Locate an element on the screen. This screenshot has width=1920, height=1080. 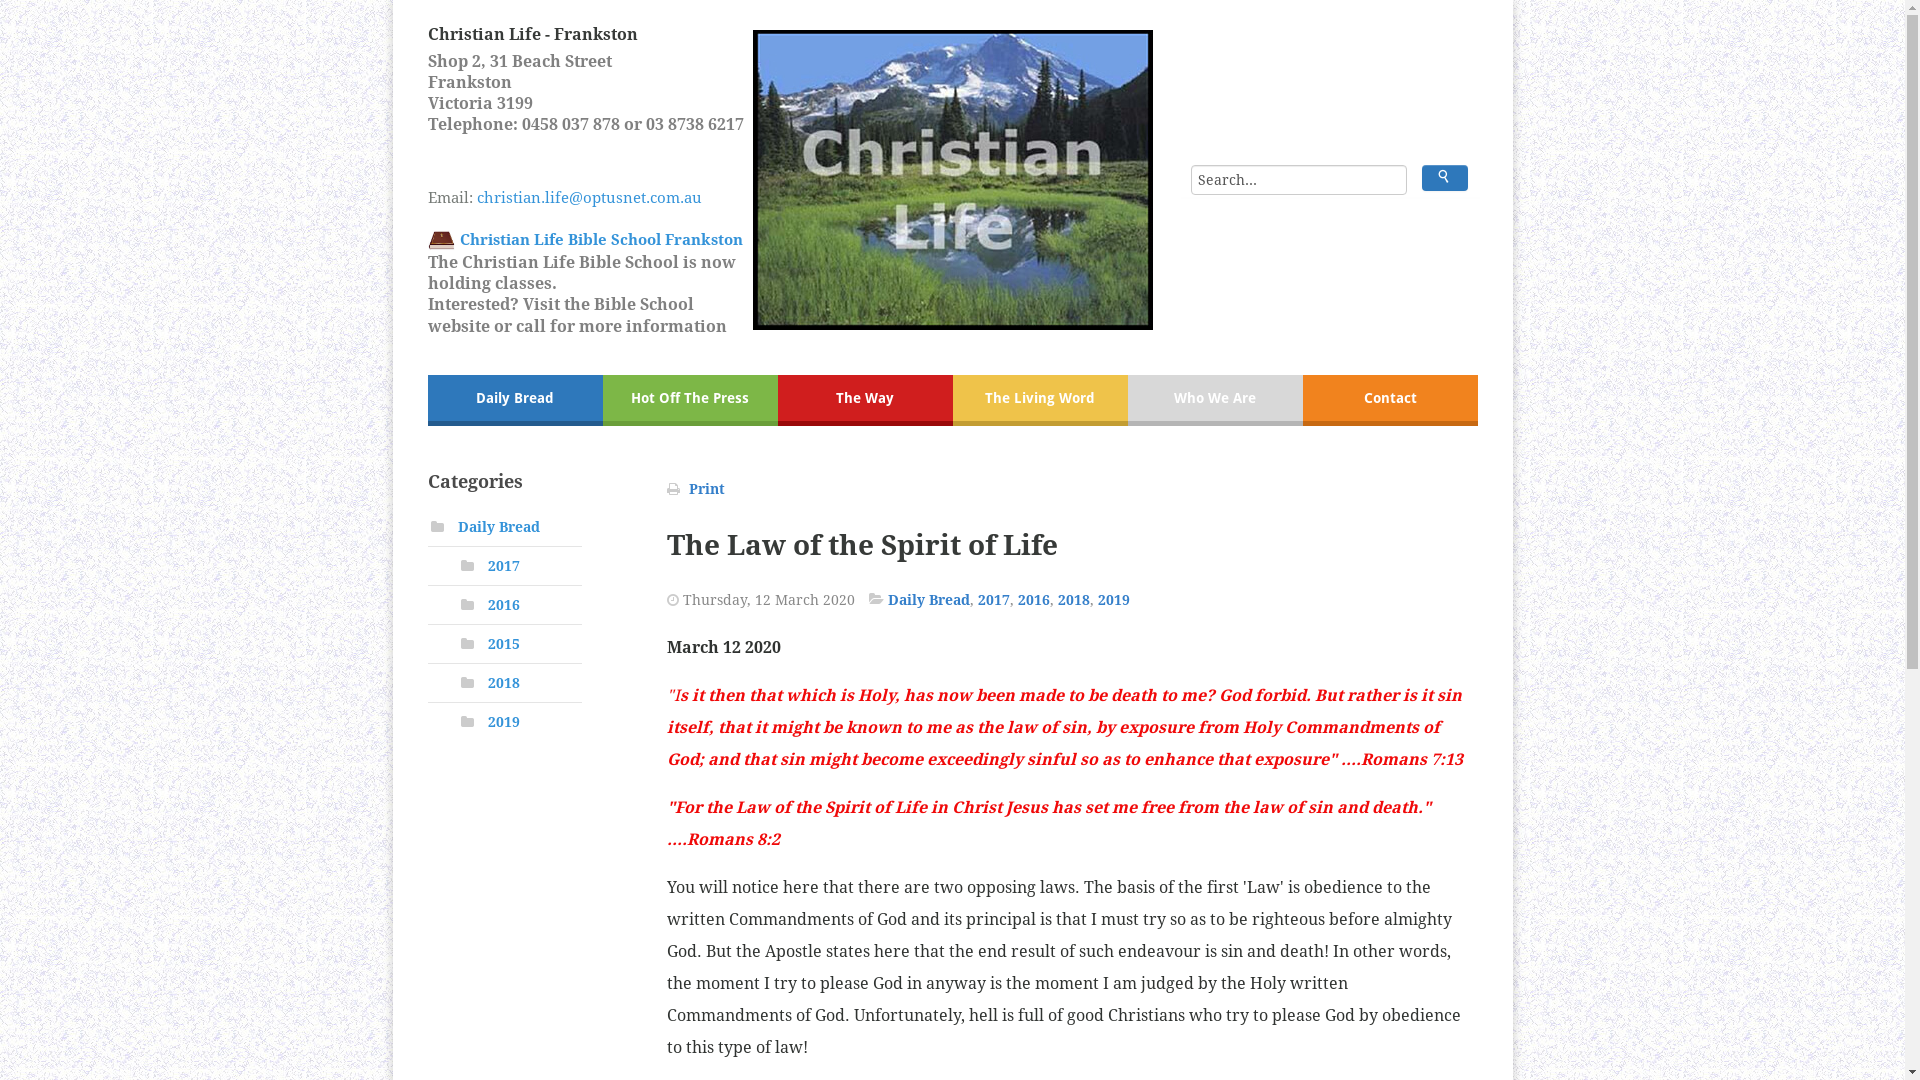
' Christian Life Bible School Frankston' is located at coordinates (598, 238).